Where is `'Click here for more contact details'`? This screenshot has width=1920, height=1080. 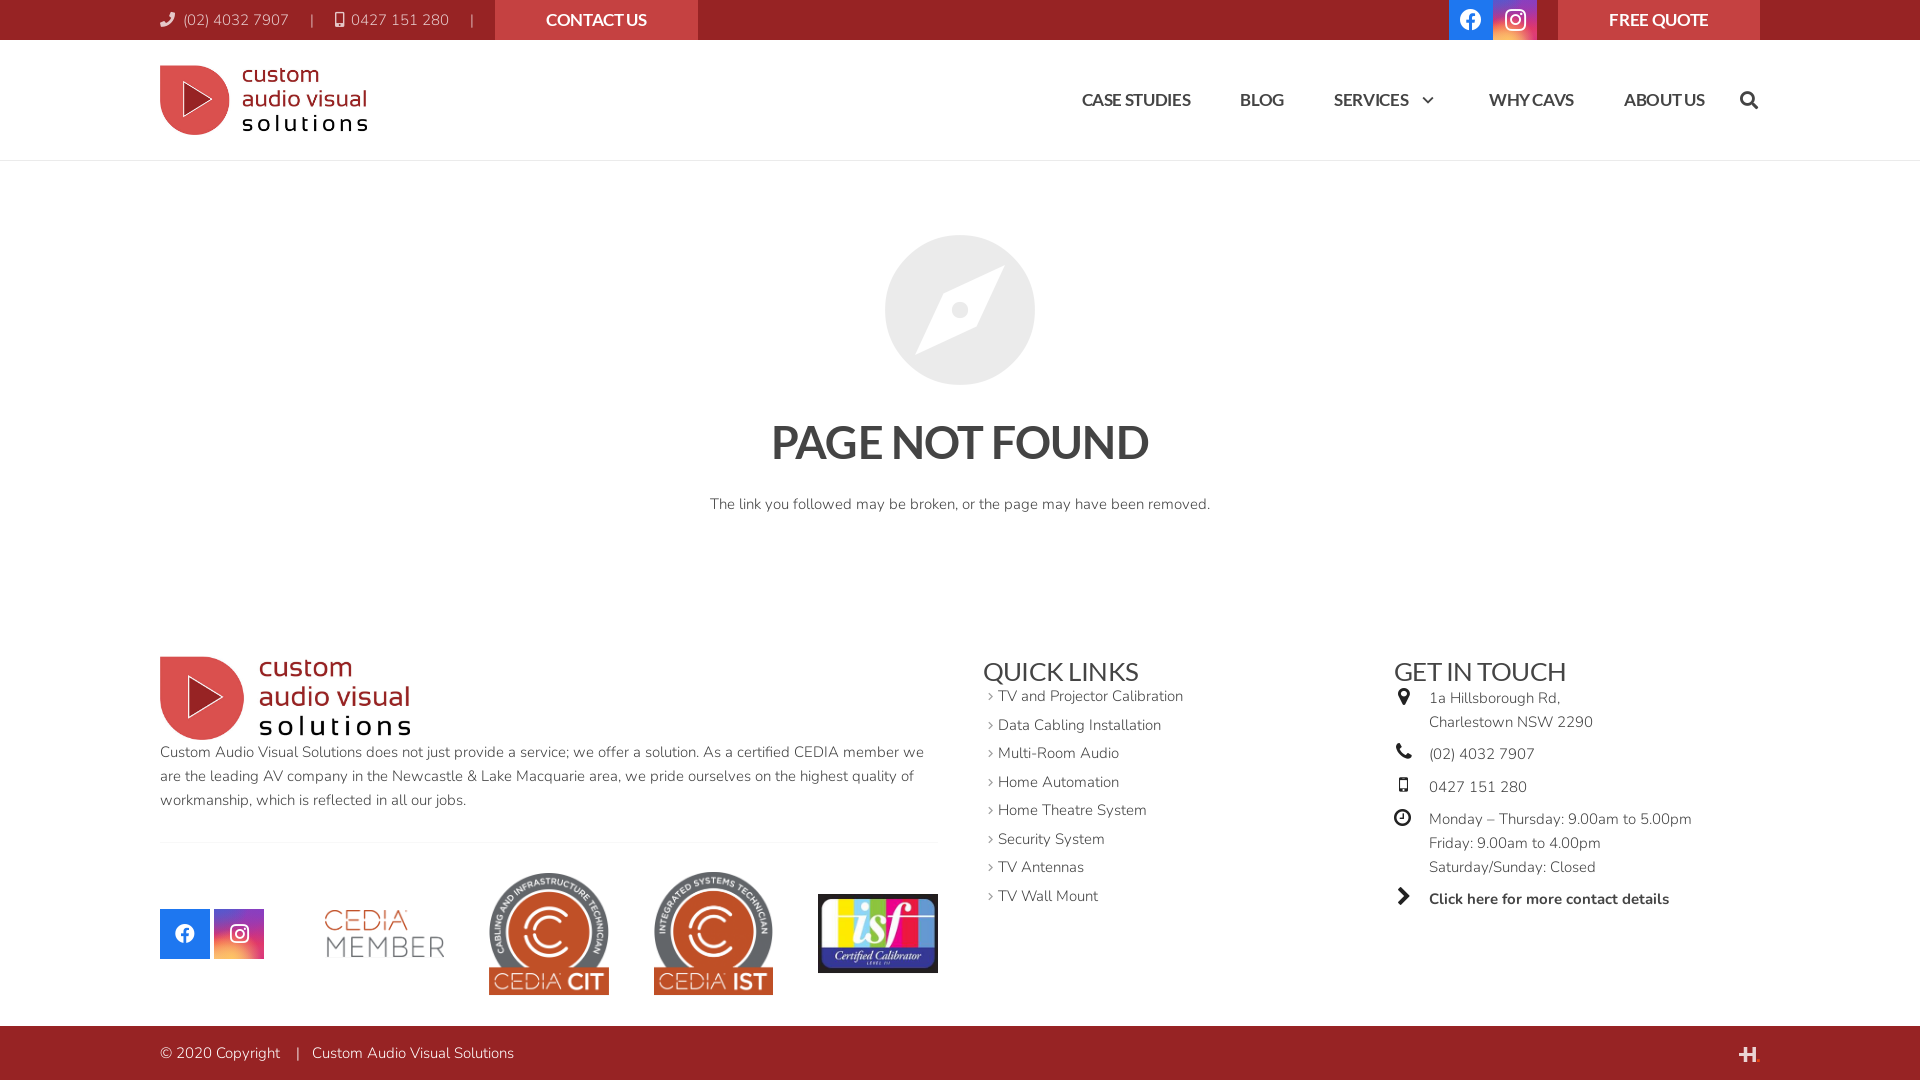 'Click here for more contact details' is located at coordinates (1548, 898).